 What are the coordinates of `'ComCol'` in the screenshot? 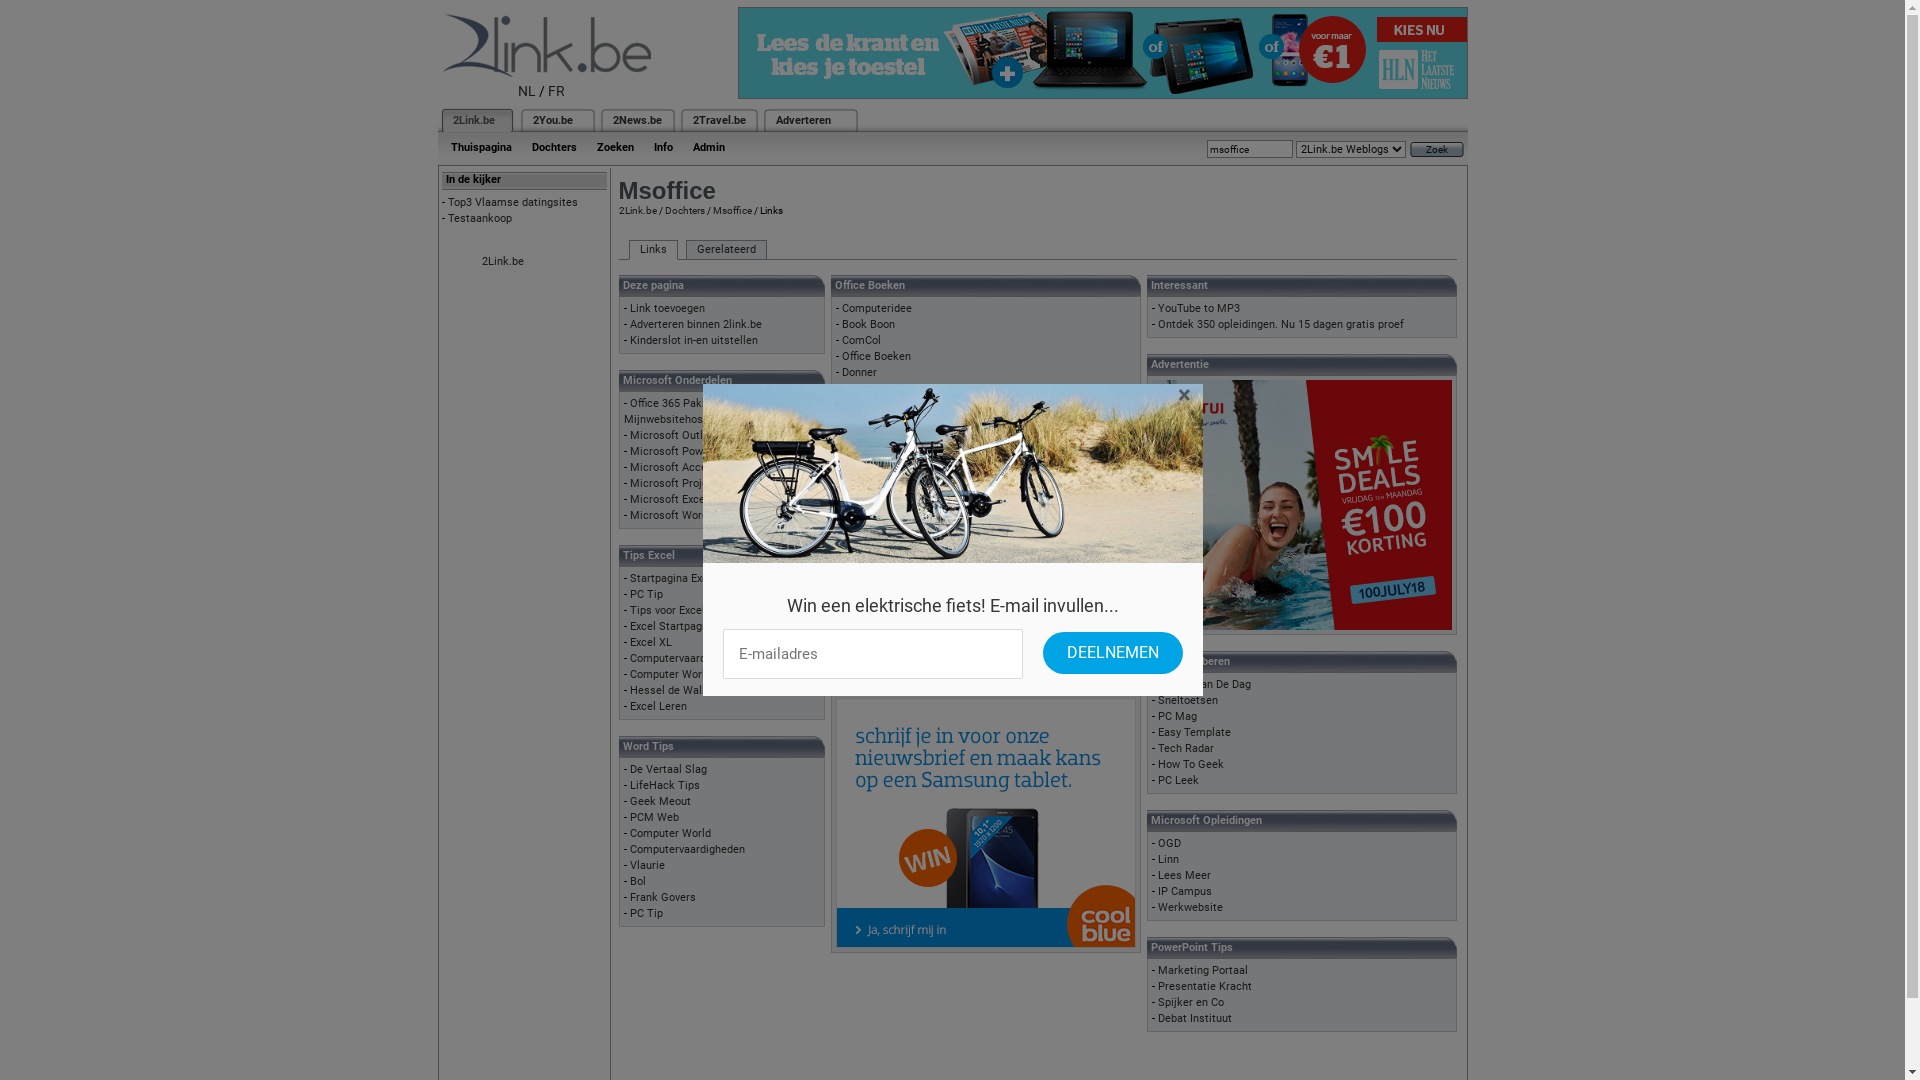 It's located at (861, 339).